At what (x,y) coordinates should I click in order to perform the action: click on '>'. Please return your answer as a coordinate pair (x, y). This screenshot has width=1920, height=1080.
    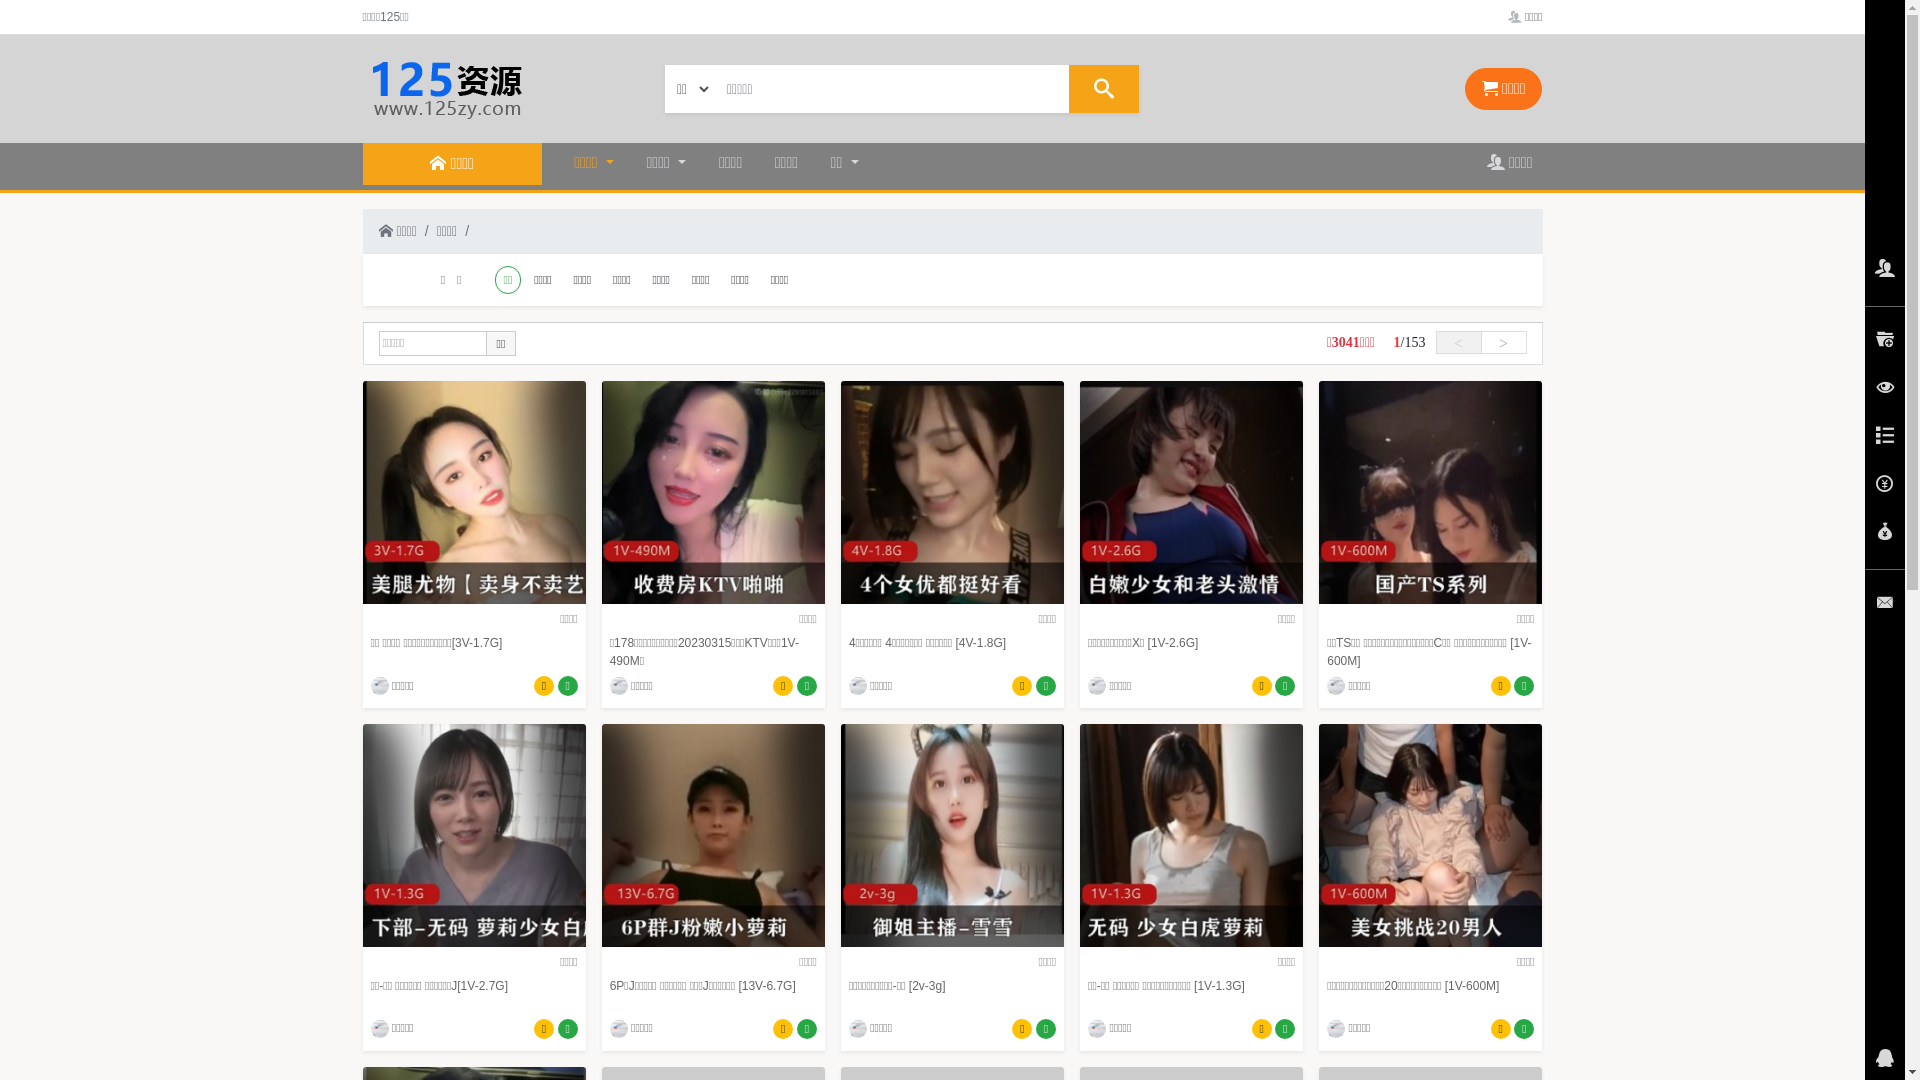
    Looking at the image, I should click on (1502, 341).